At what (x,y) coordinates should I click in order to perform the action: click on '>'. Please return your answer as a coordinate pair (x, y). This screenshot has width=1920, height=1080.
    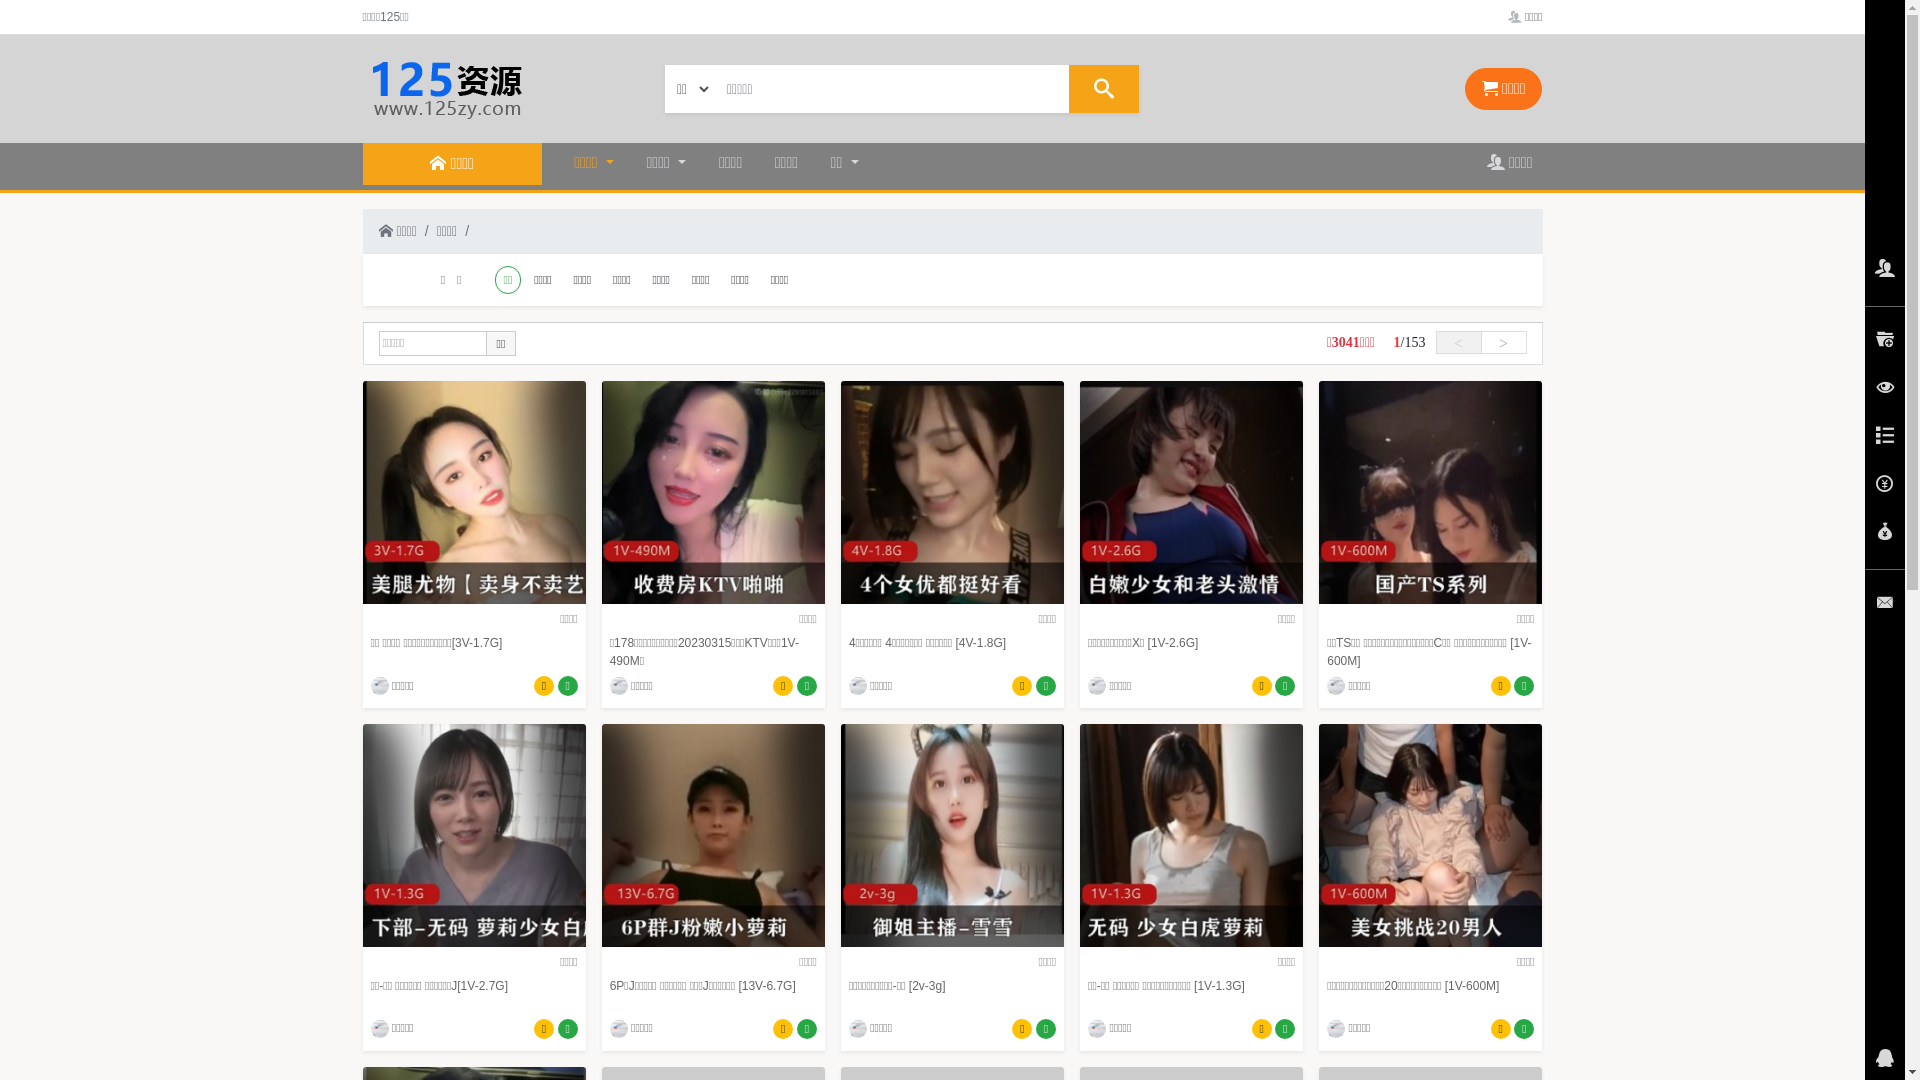
    Looking at the image, I should click on (1502, 341).